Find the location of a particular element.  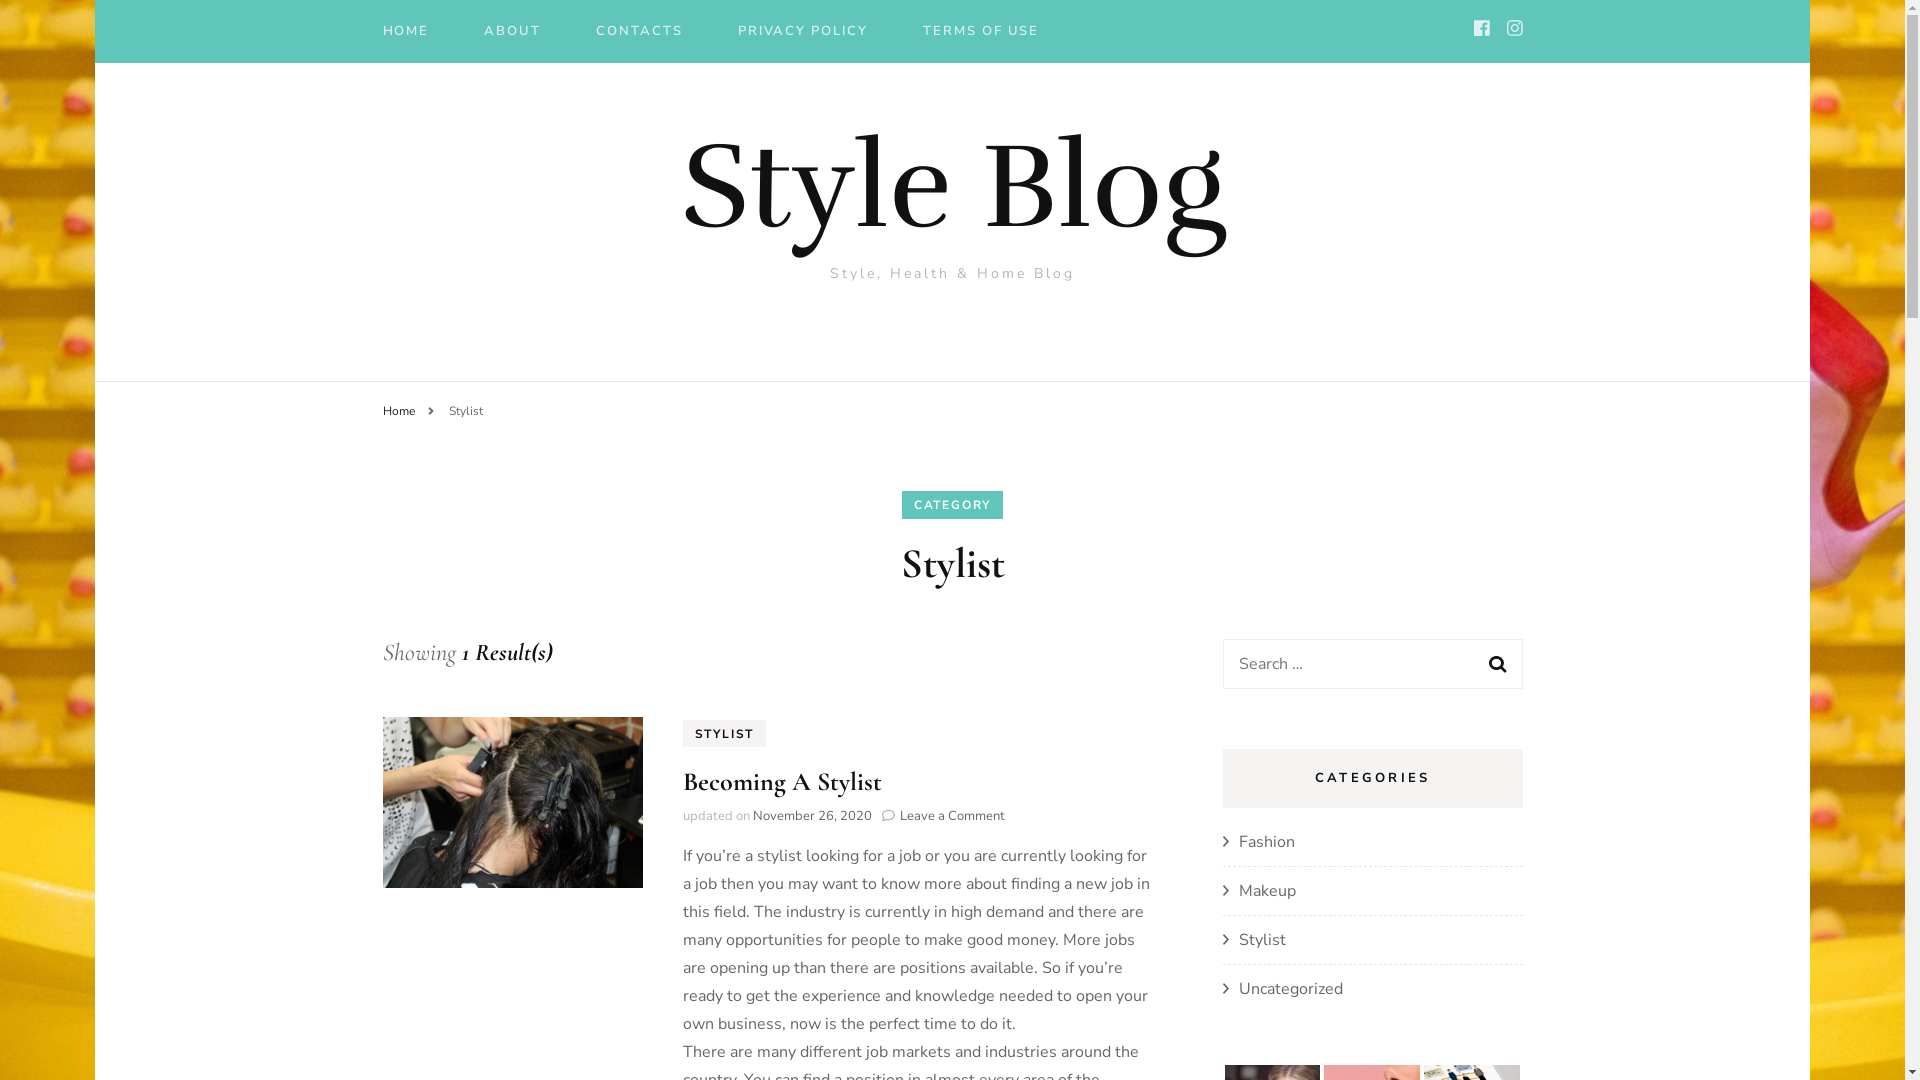

'Becoming A Stylist' is located at coordinates (780, 780).